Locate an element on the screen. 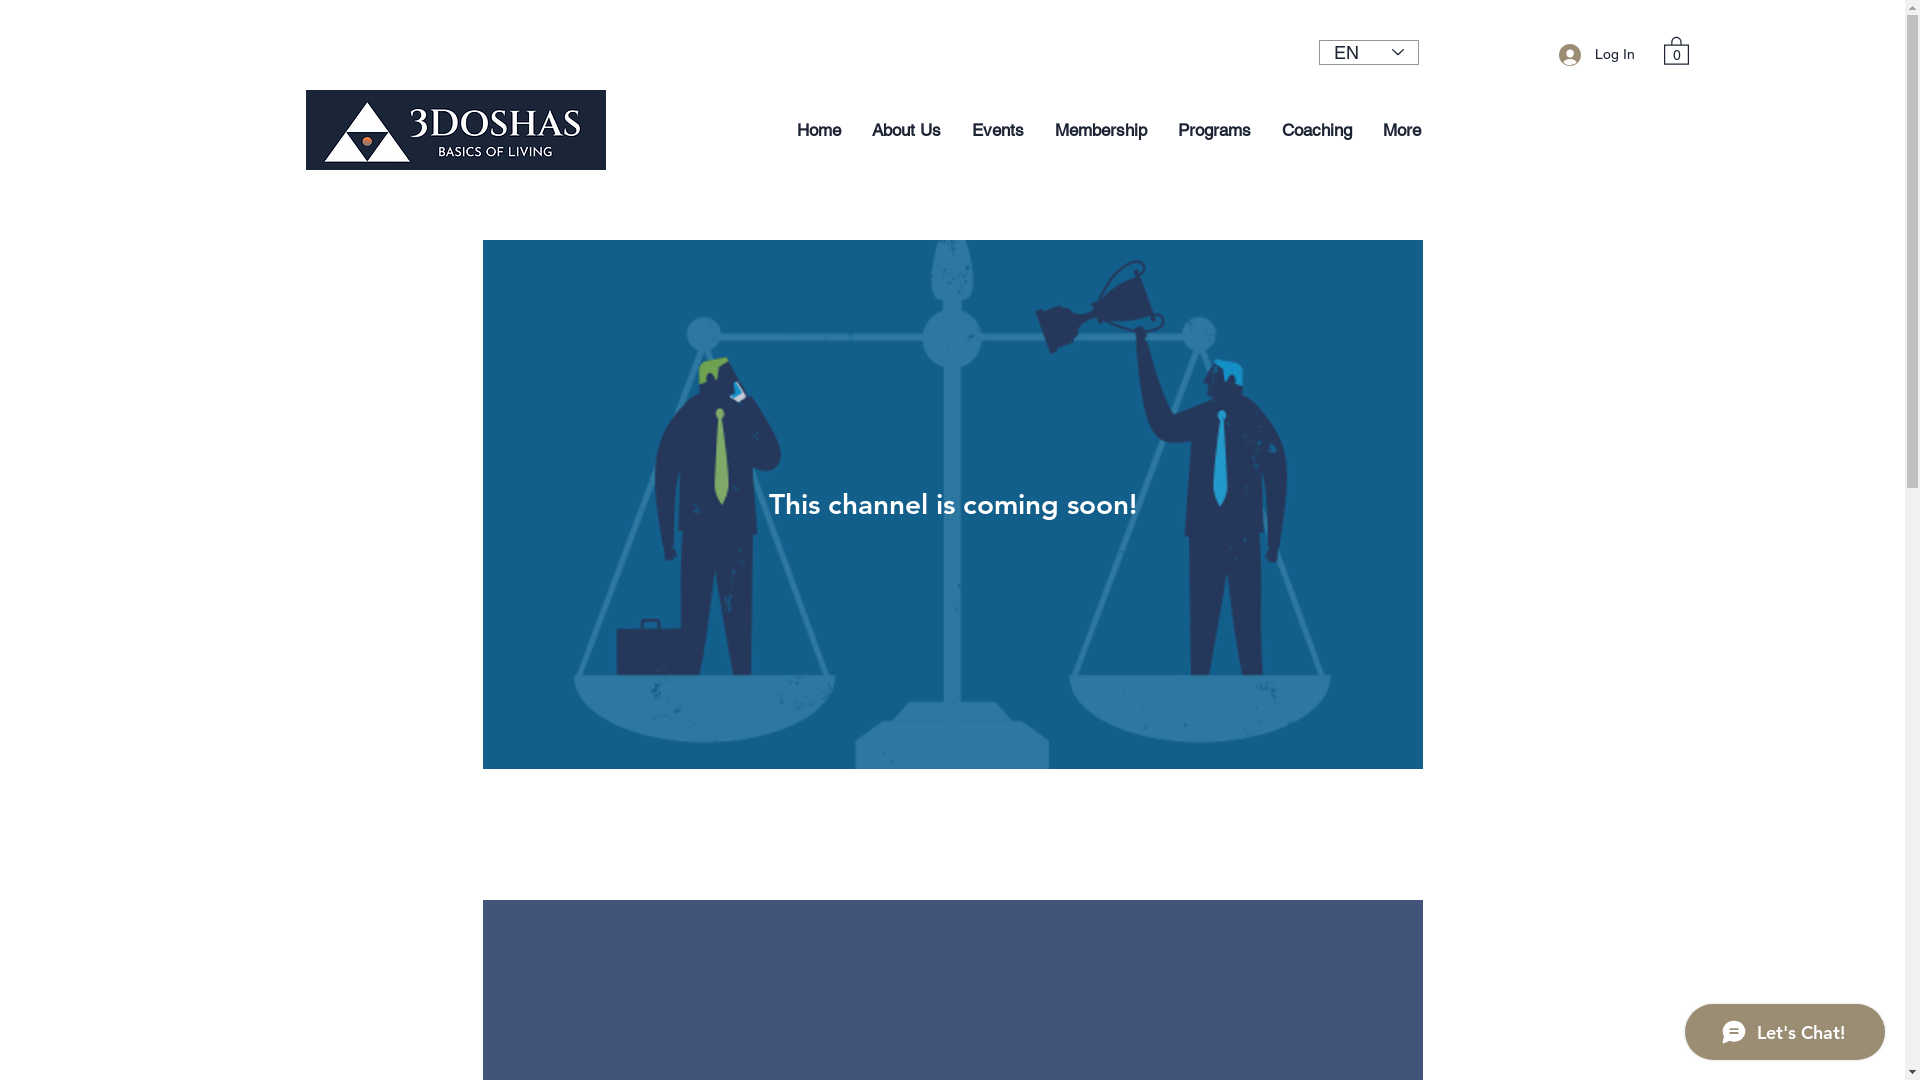  'Coaching' is located at coordinates (1316, 130).